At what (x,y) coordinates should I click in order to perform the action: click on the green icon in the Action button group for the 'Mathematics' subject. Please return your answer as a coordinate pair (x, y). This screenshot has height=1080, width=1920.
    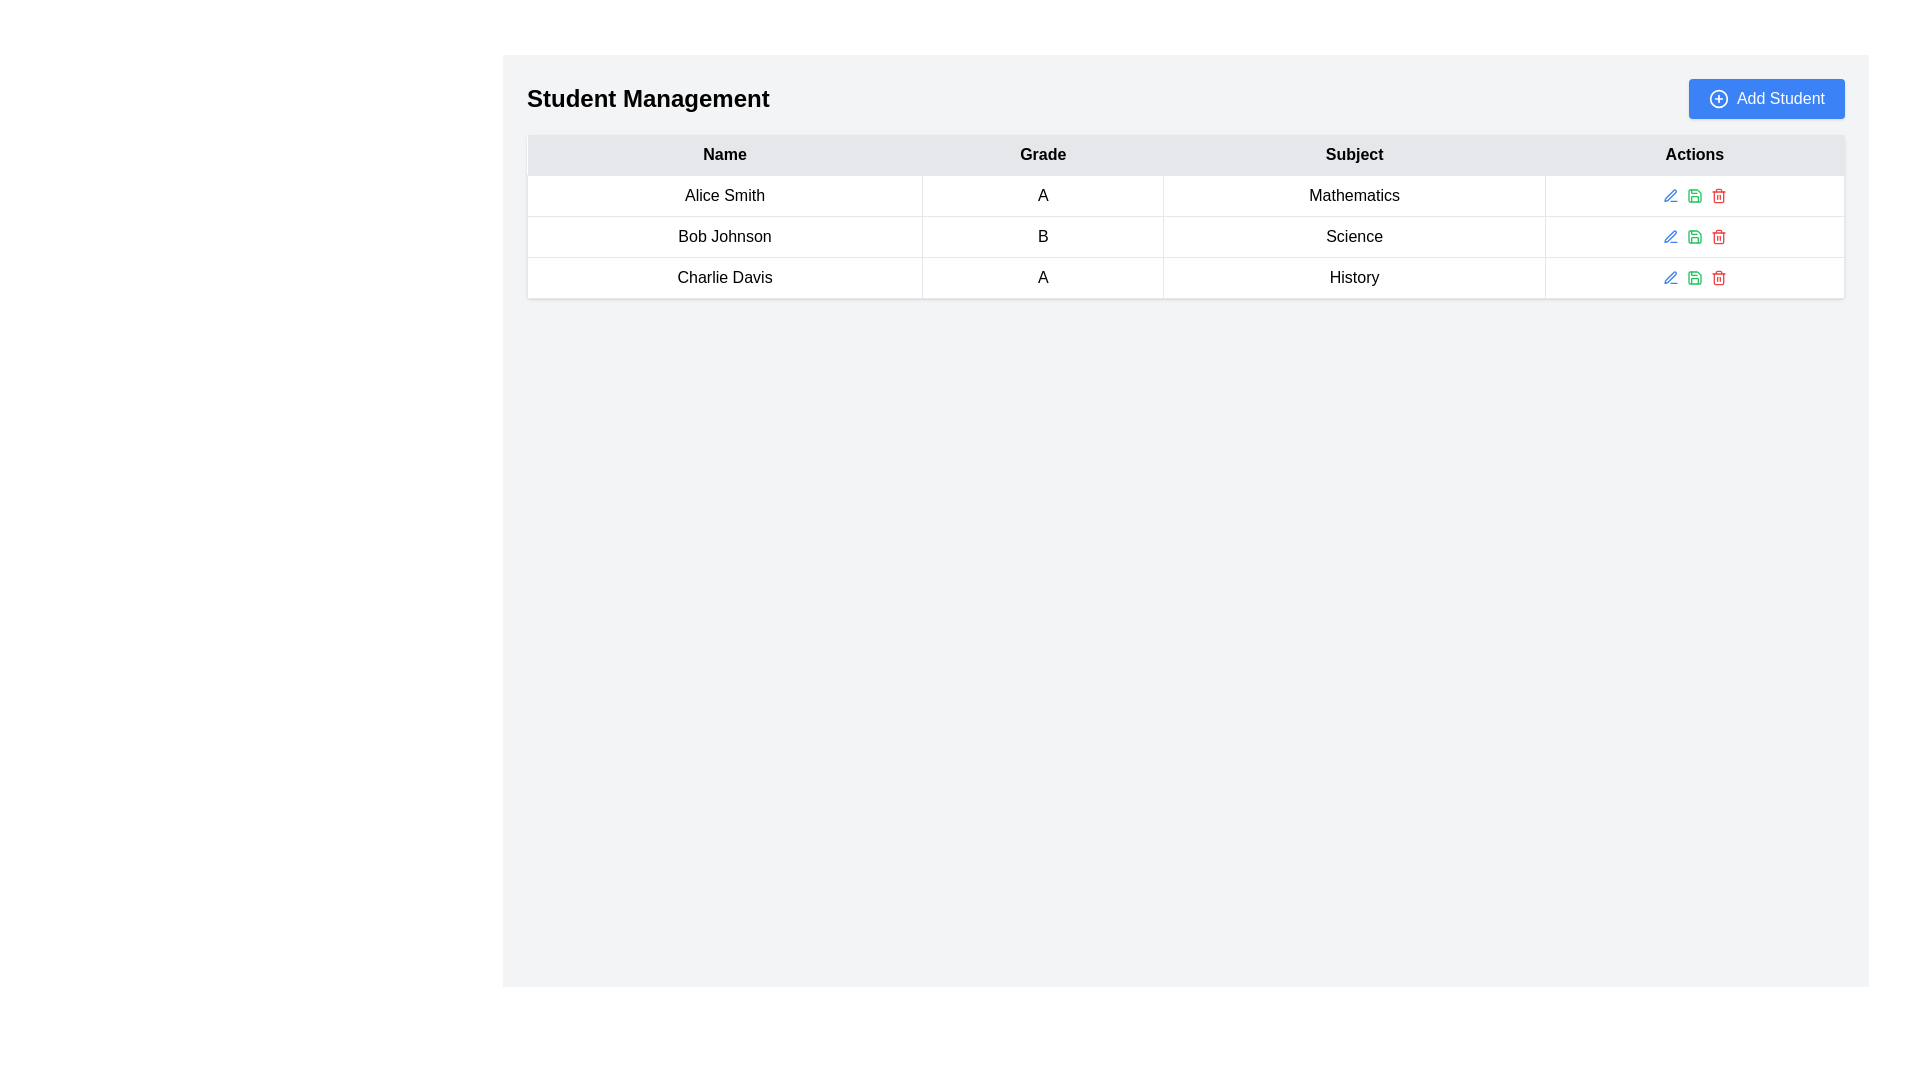
    Looking at the image, I should click on (1693, 196).